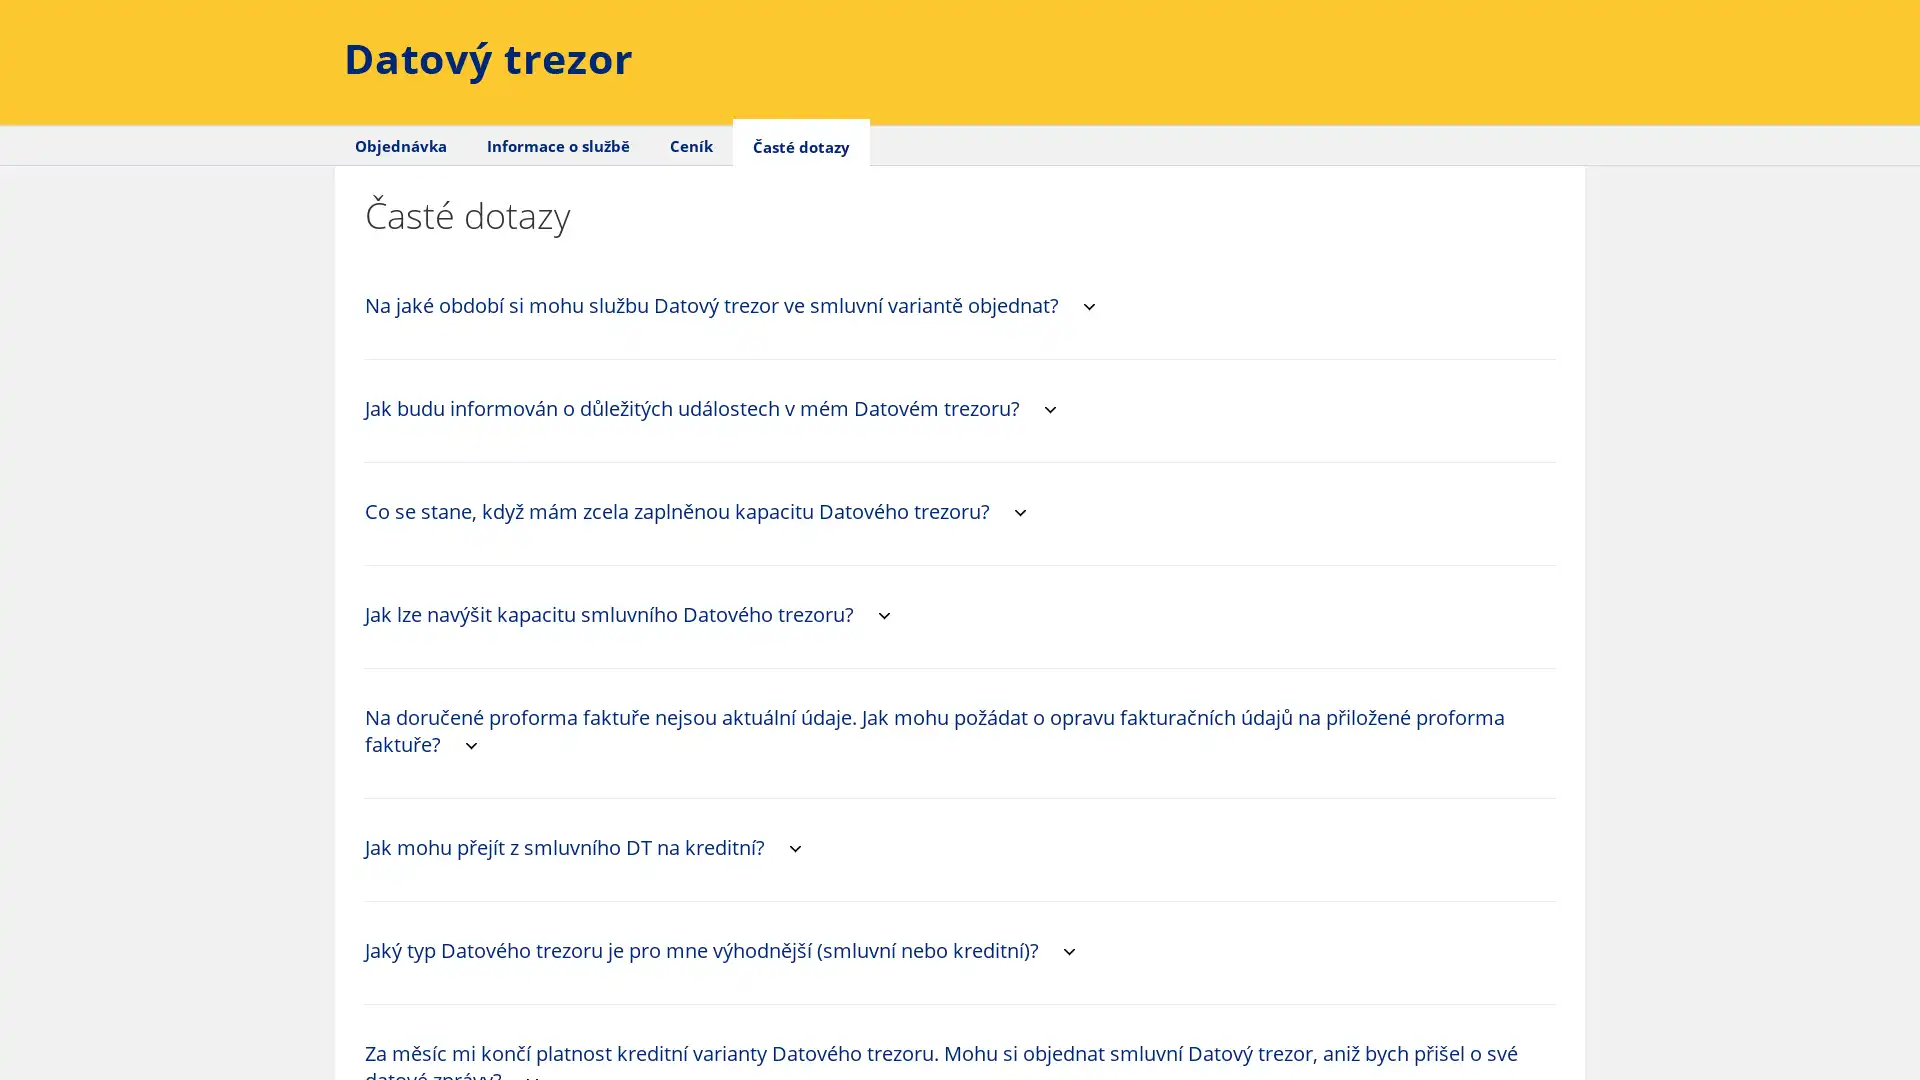 The height and width of the screenshot is (1080, 1920). Describe the element at coordinates (960, 729) in the screenshot. I see `Na dorucene proforma fakture nejsou aktualni udaje. Jak mohu pozadat o opravu fakturacnich udaju na prilozene proforma fakture? collapse-arrow` at that location.